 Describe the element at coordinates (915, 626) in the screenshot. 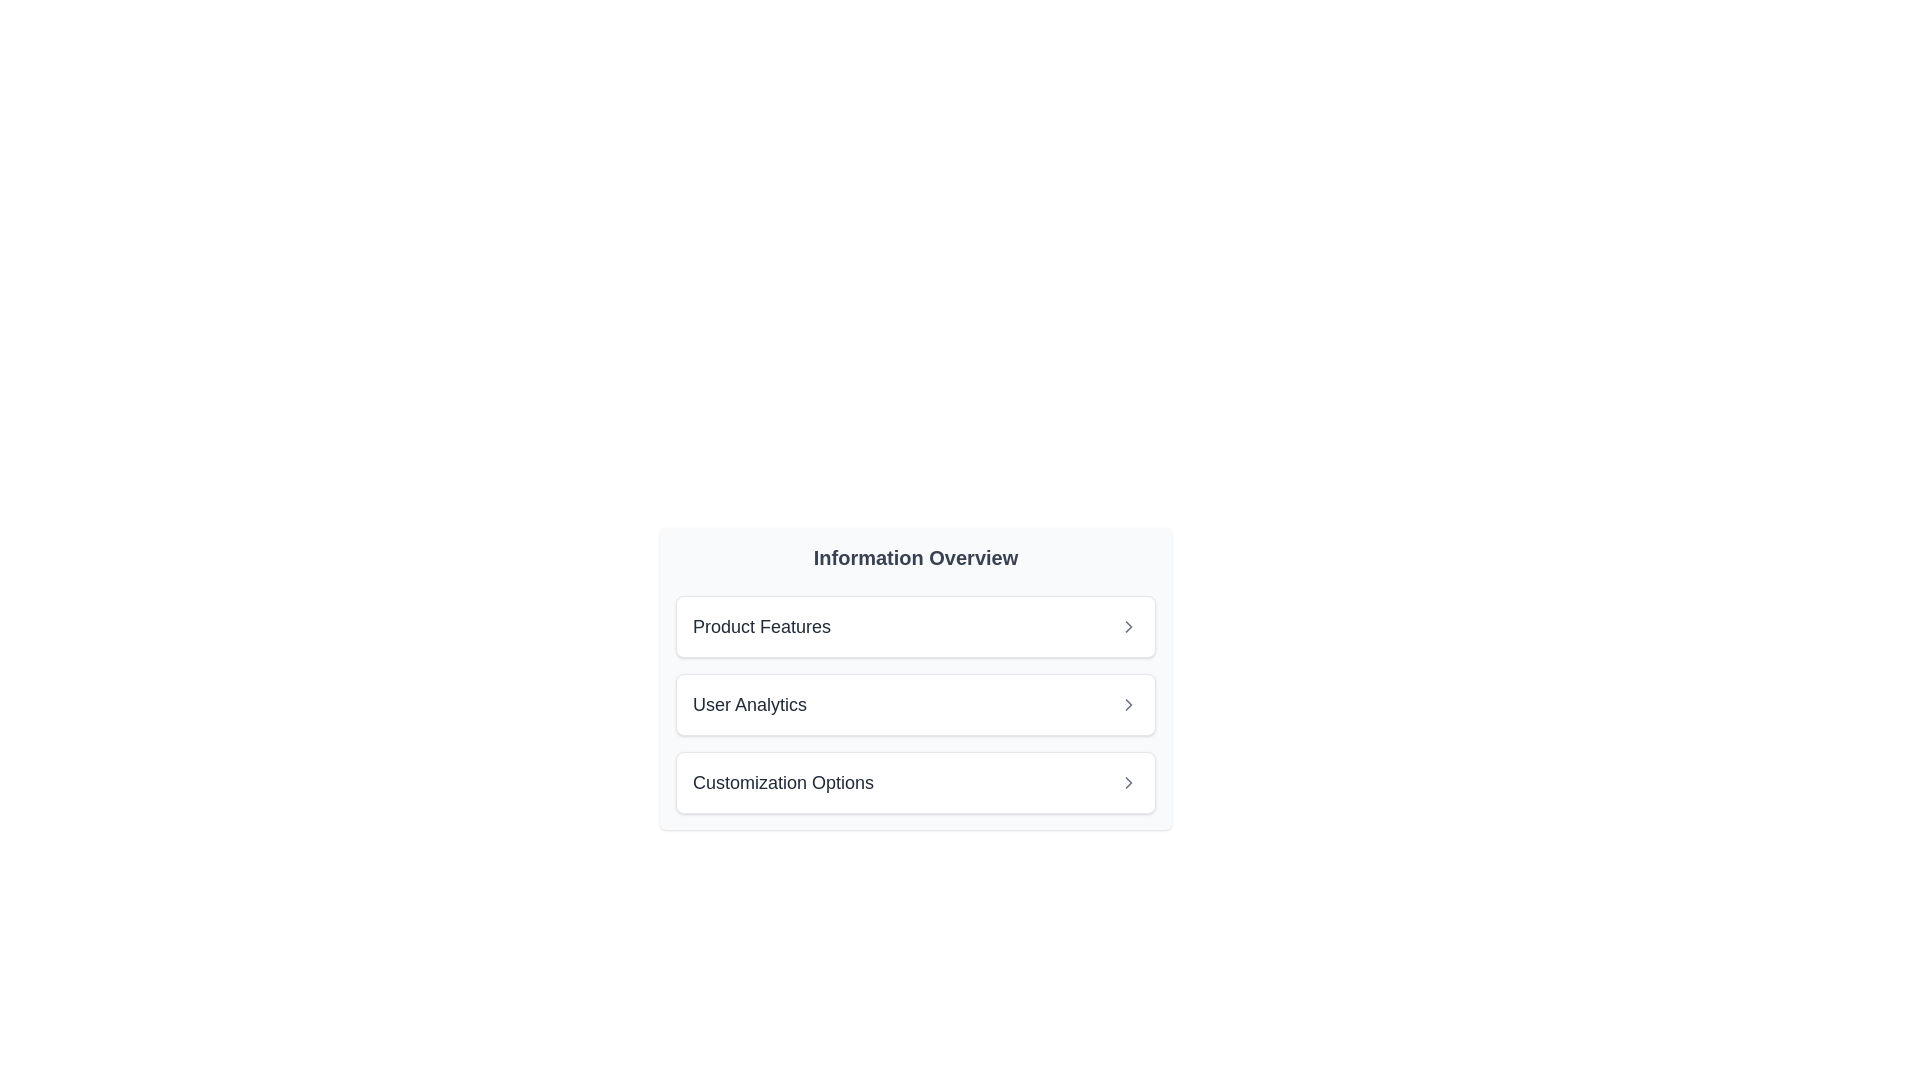

I see `the first button in the vertical list under 'Information Overview' that navigates to the 'Product Features' section` at that location.